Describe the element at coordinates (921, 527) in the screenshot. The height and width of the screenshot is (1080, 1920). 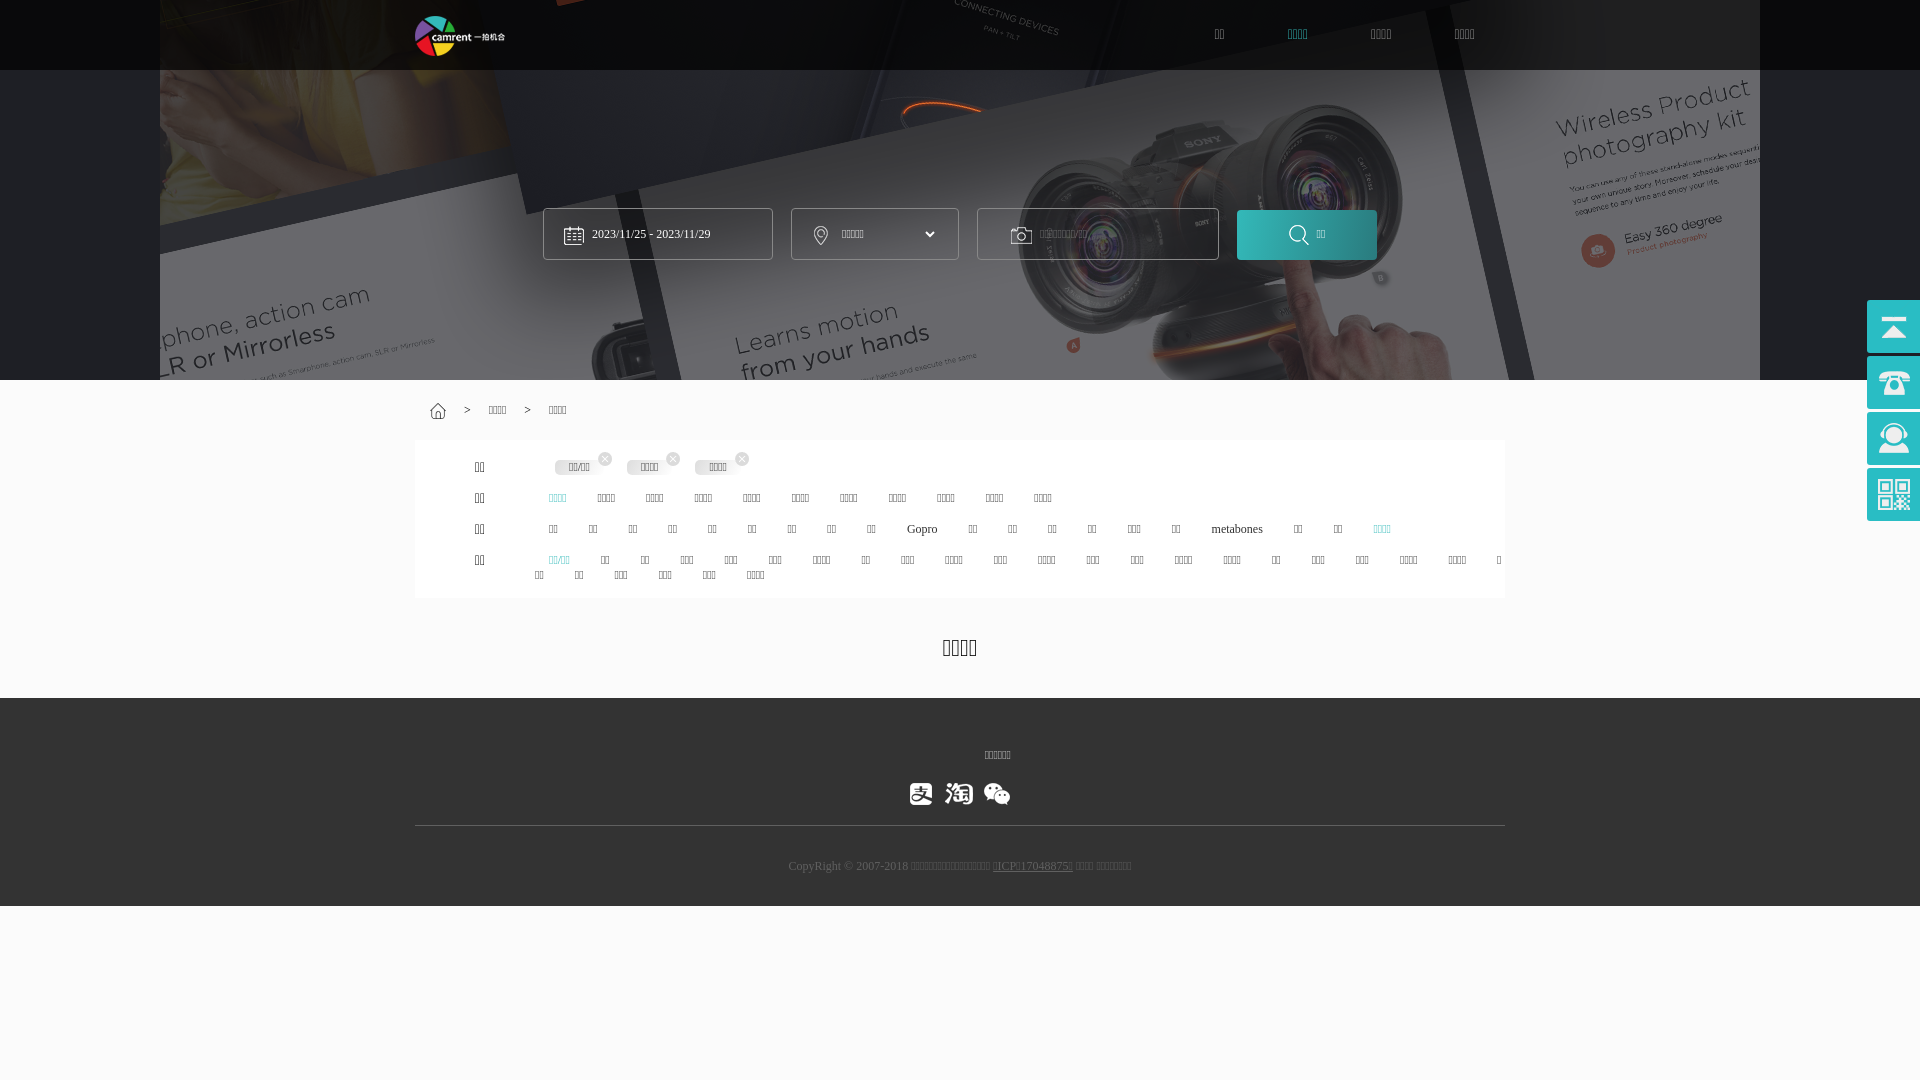
I see `'Gopro'` at that location.